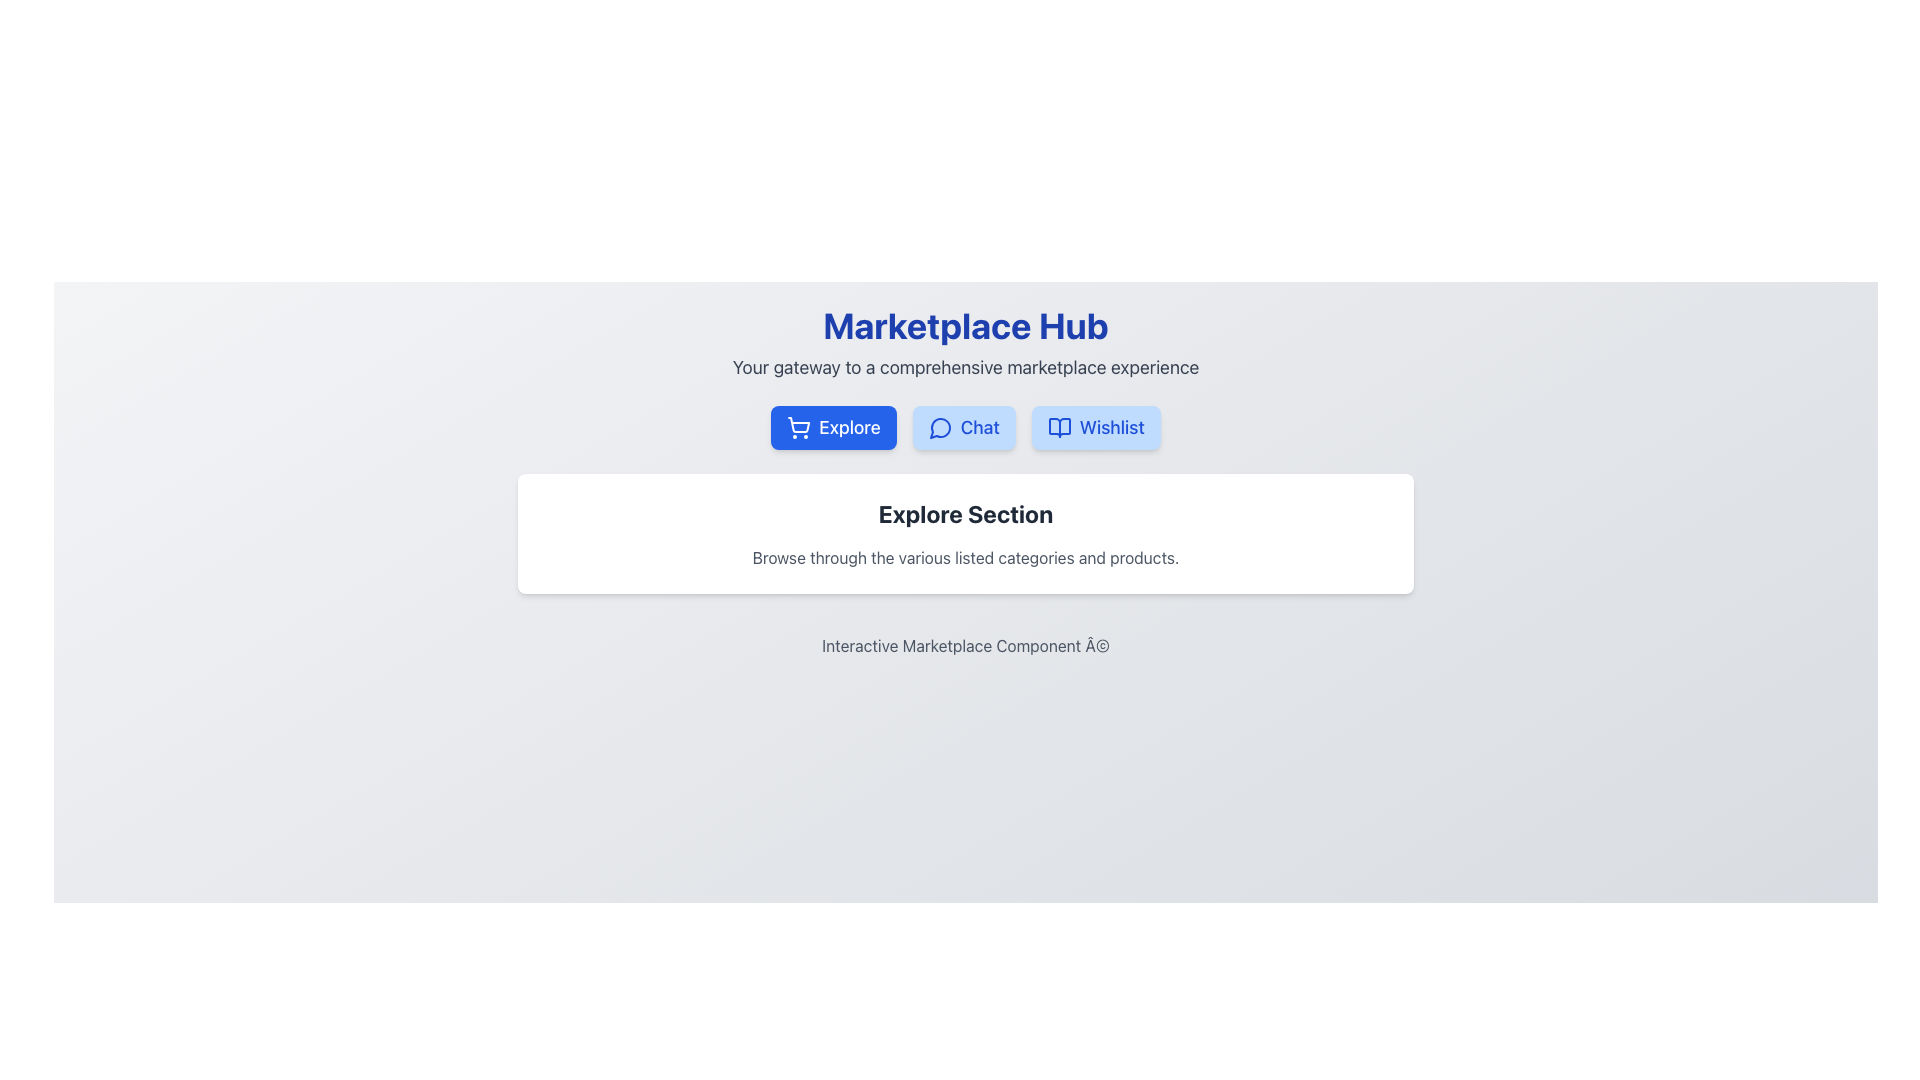  Describe the element at coordinates (964, 427) in the screenshot. I see `the chat button` at that location.